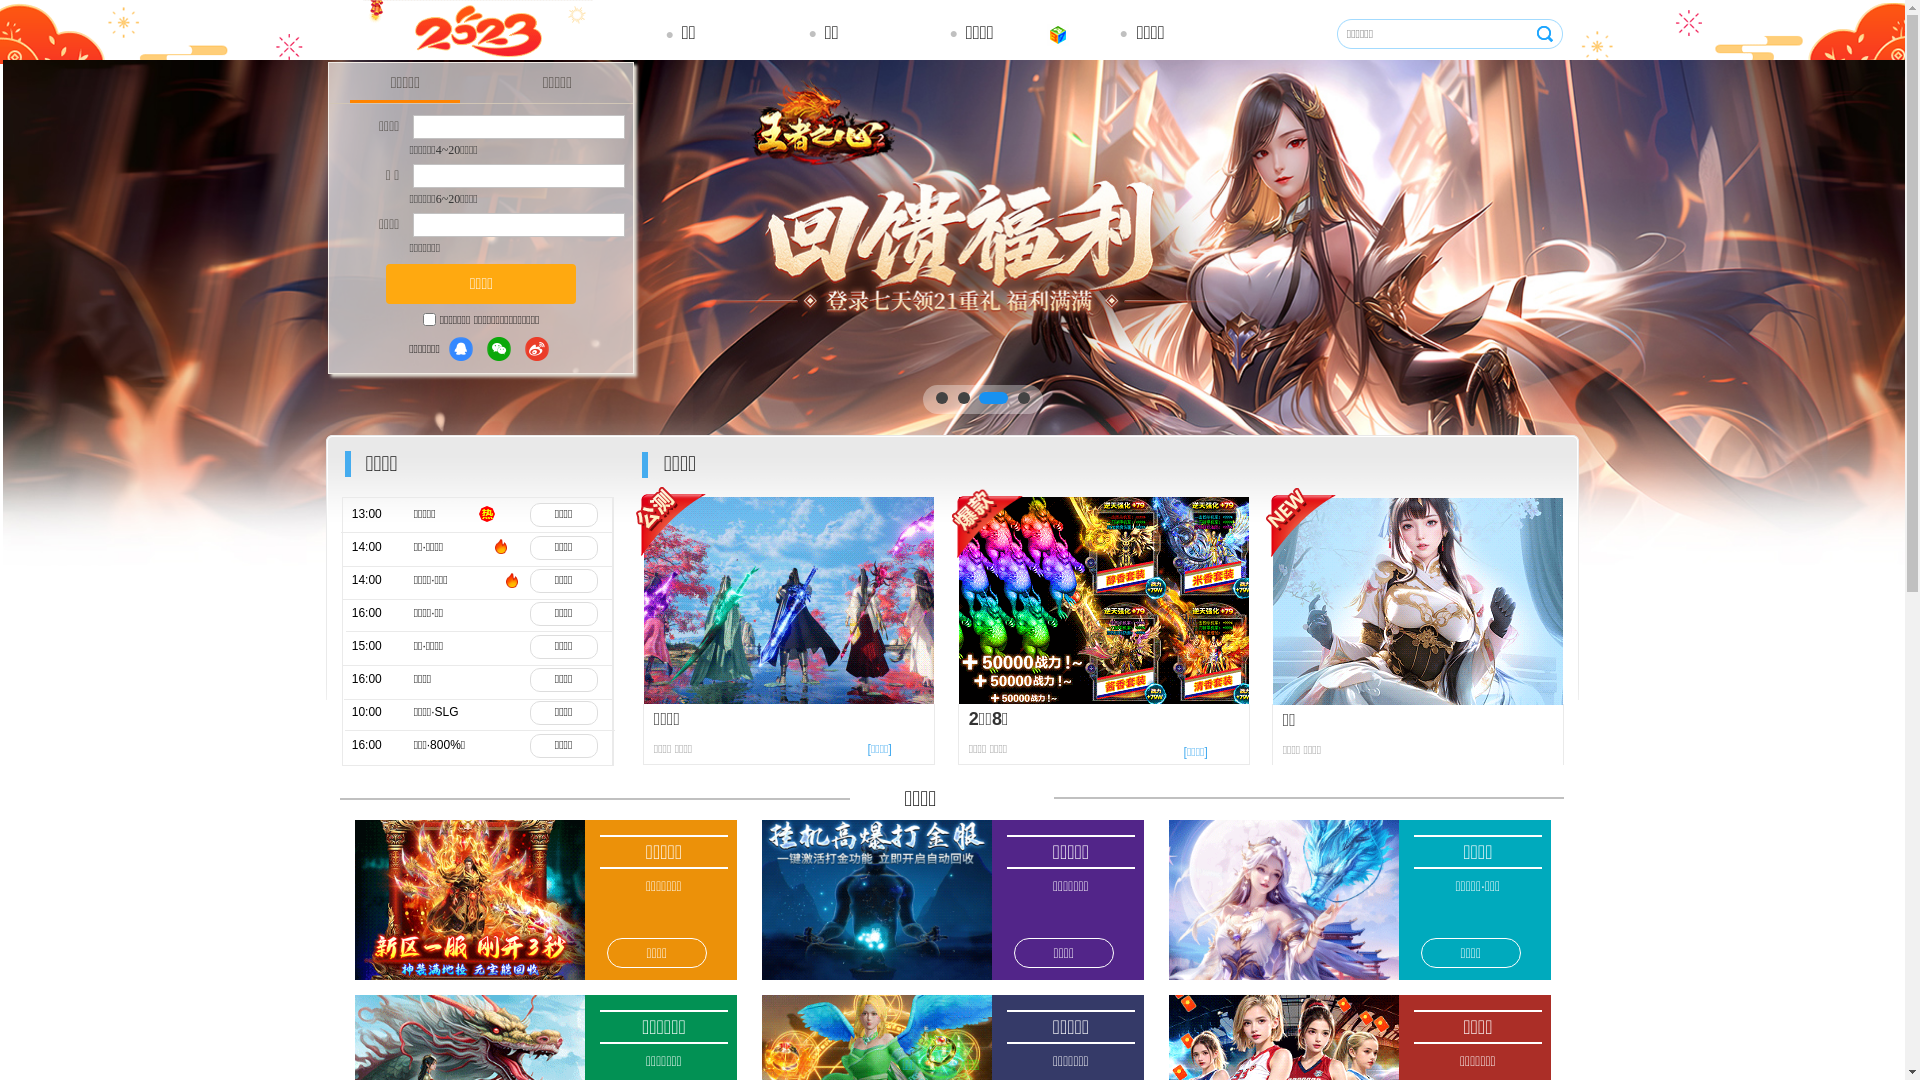 The height and width of the screenshot is (1080, 1920). What do you see at coordinates (380, 678) in the screenshot?
I see `'16:00'` at bounding box center [380, 678].